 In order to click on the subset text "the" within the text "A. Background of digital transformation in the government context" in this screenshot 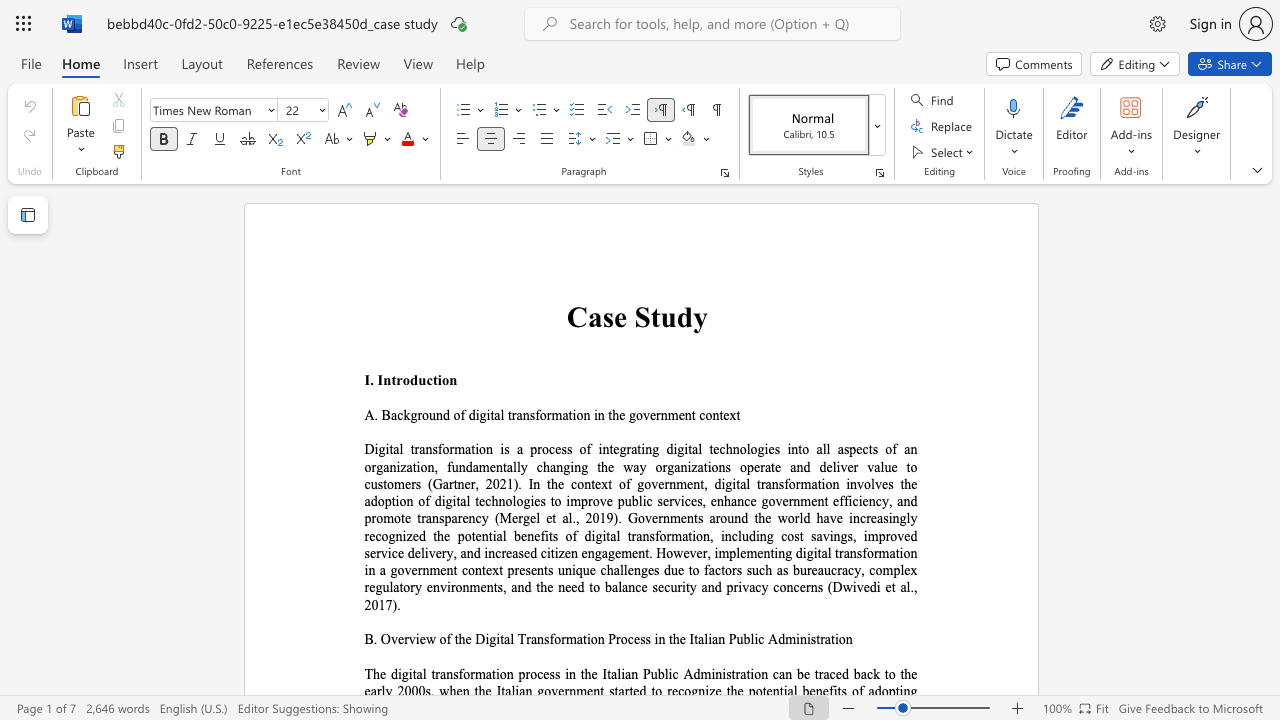, I will do `click(607, 414)`.